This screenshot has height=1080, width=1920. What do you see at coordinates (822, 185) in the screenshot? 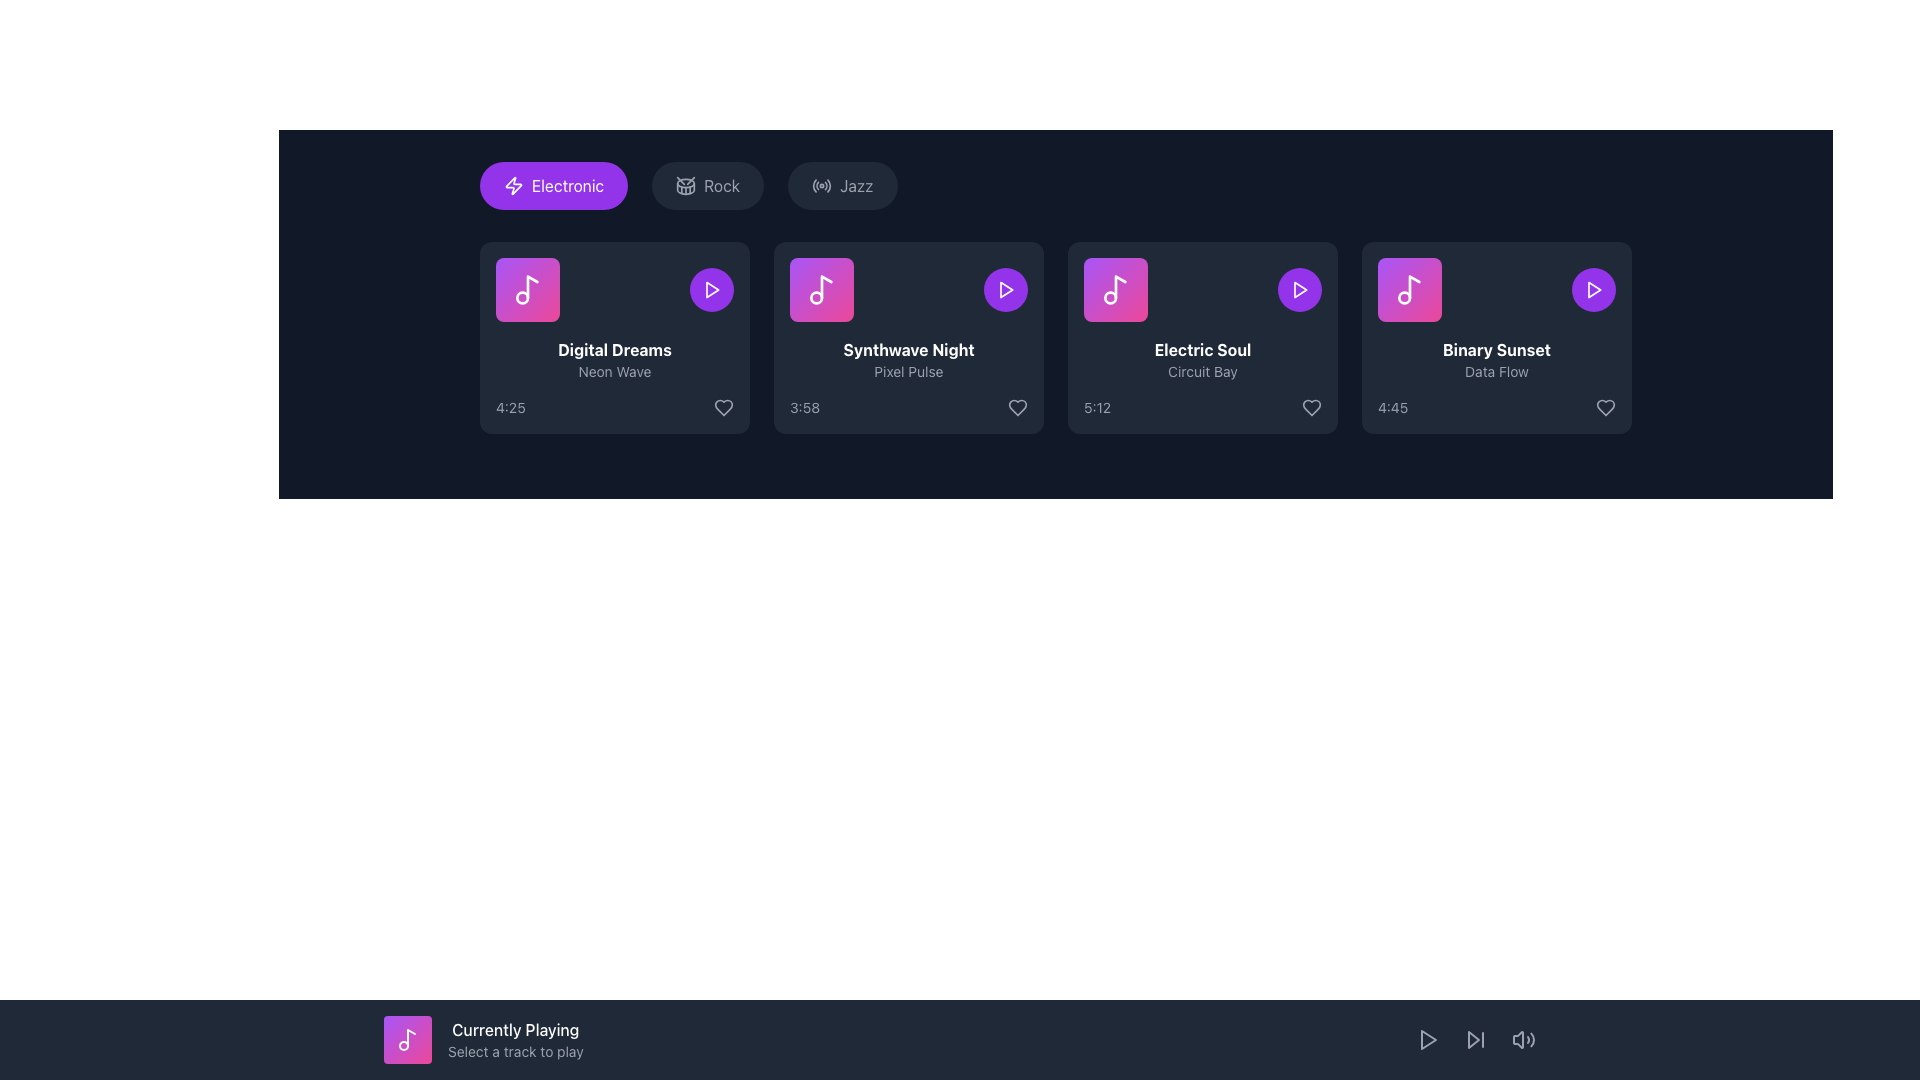
I see `the state of the 'Jazz' genre icon, which indicates it as a selected or activatable category, positioned near the left edge of the button alongside the text label` at bounding box center [822, 185].